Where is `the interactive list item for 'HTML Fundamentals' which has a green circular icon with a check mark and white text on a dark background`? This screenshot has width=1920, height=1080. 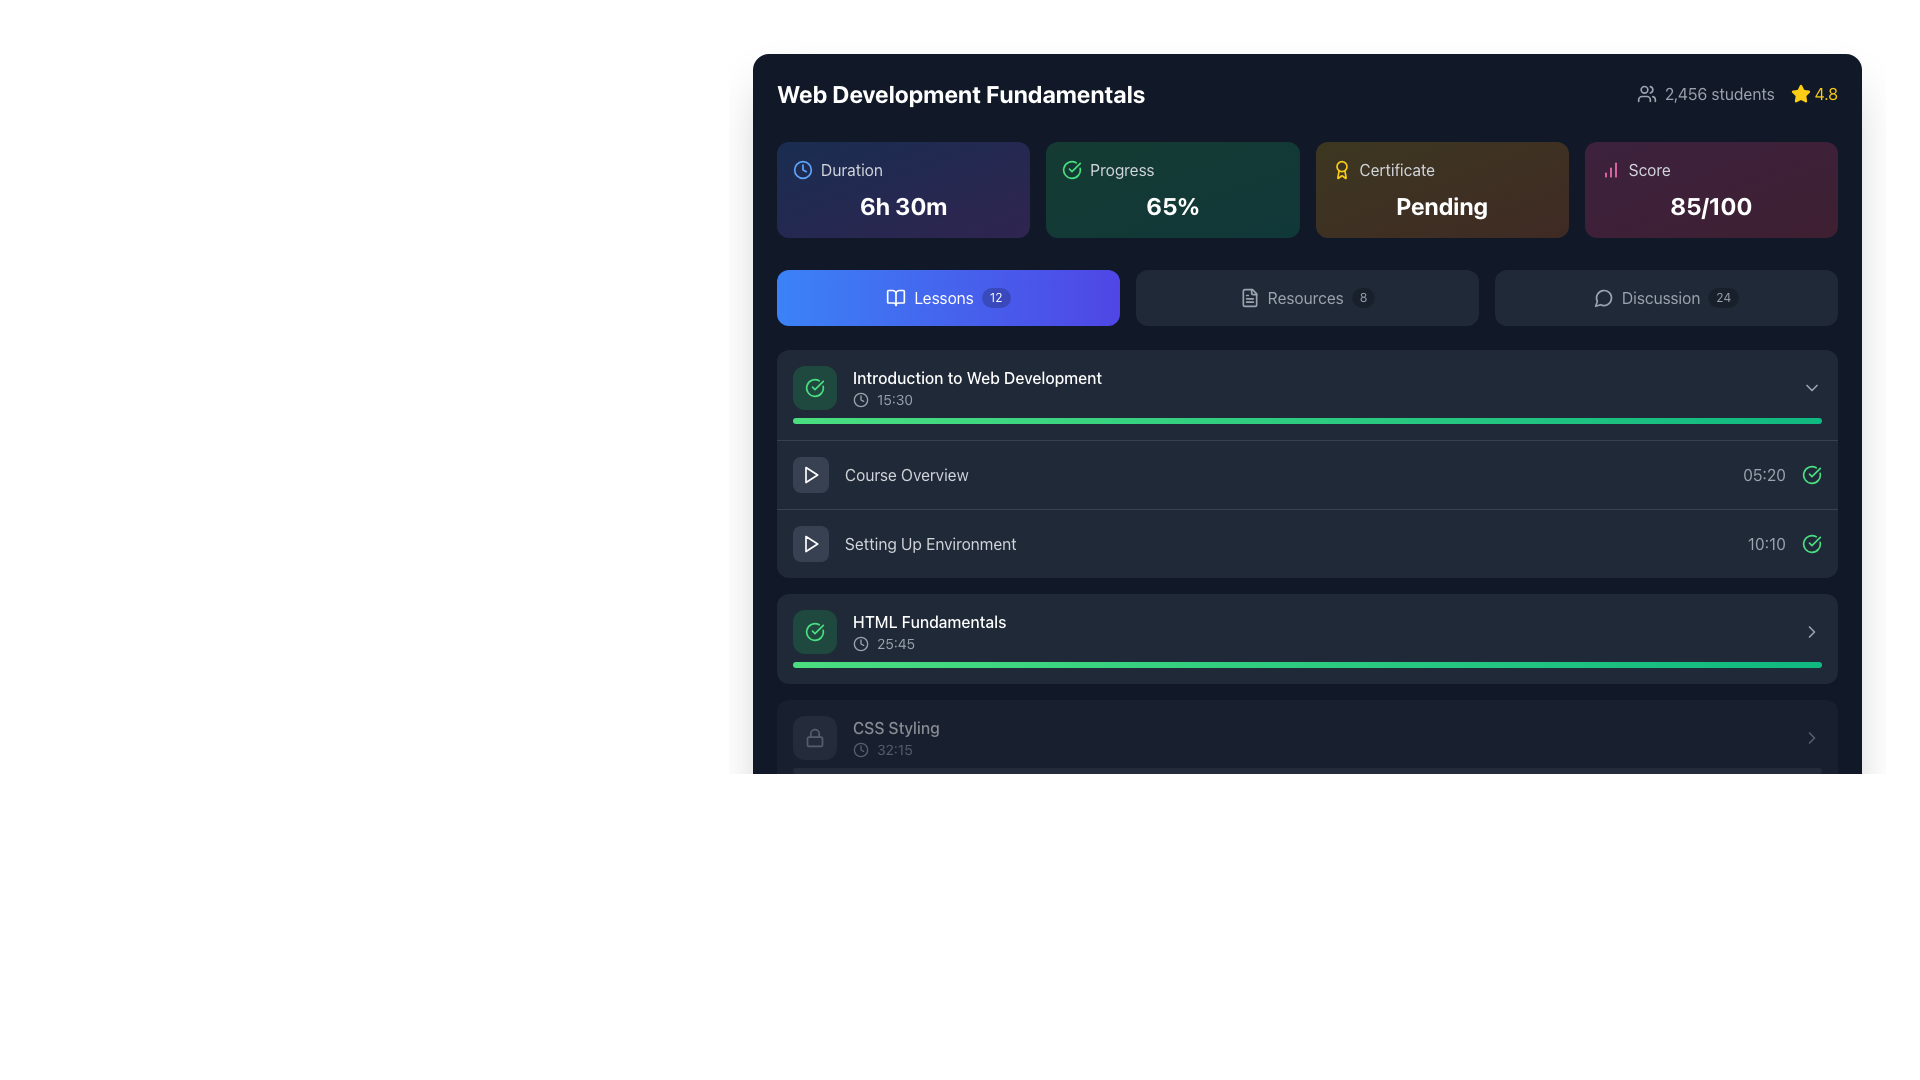 the interactive list item for 'HTML Fundamentals' which has a green circular icon with a check mark and white text on a dark background is located at coordinates (898, 632).